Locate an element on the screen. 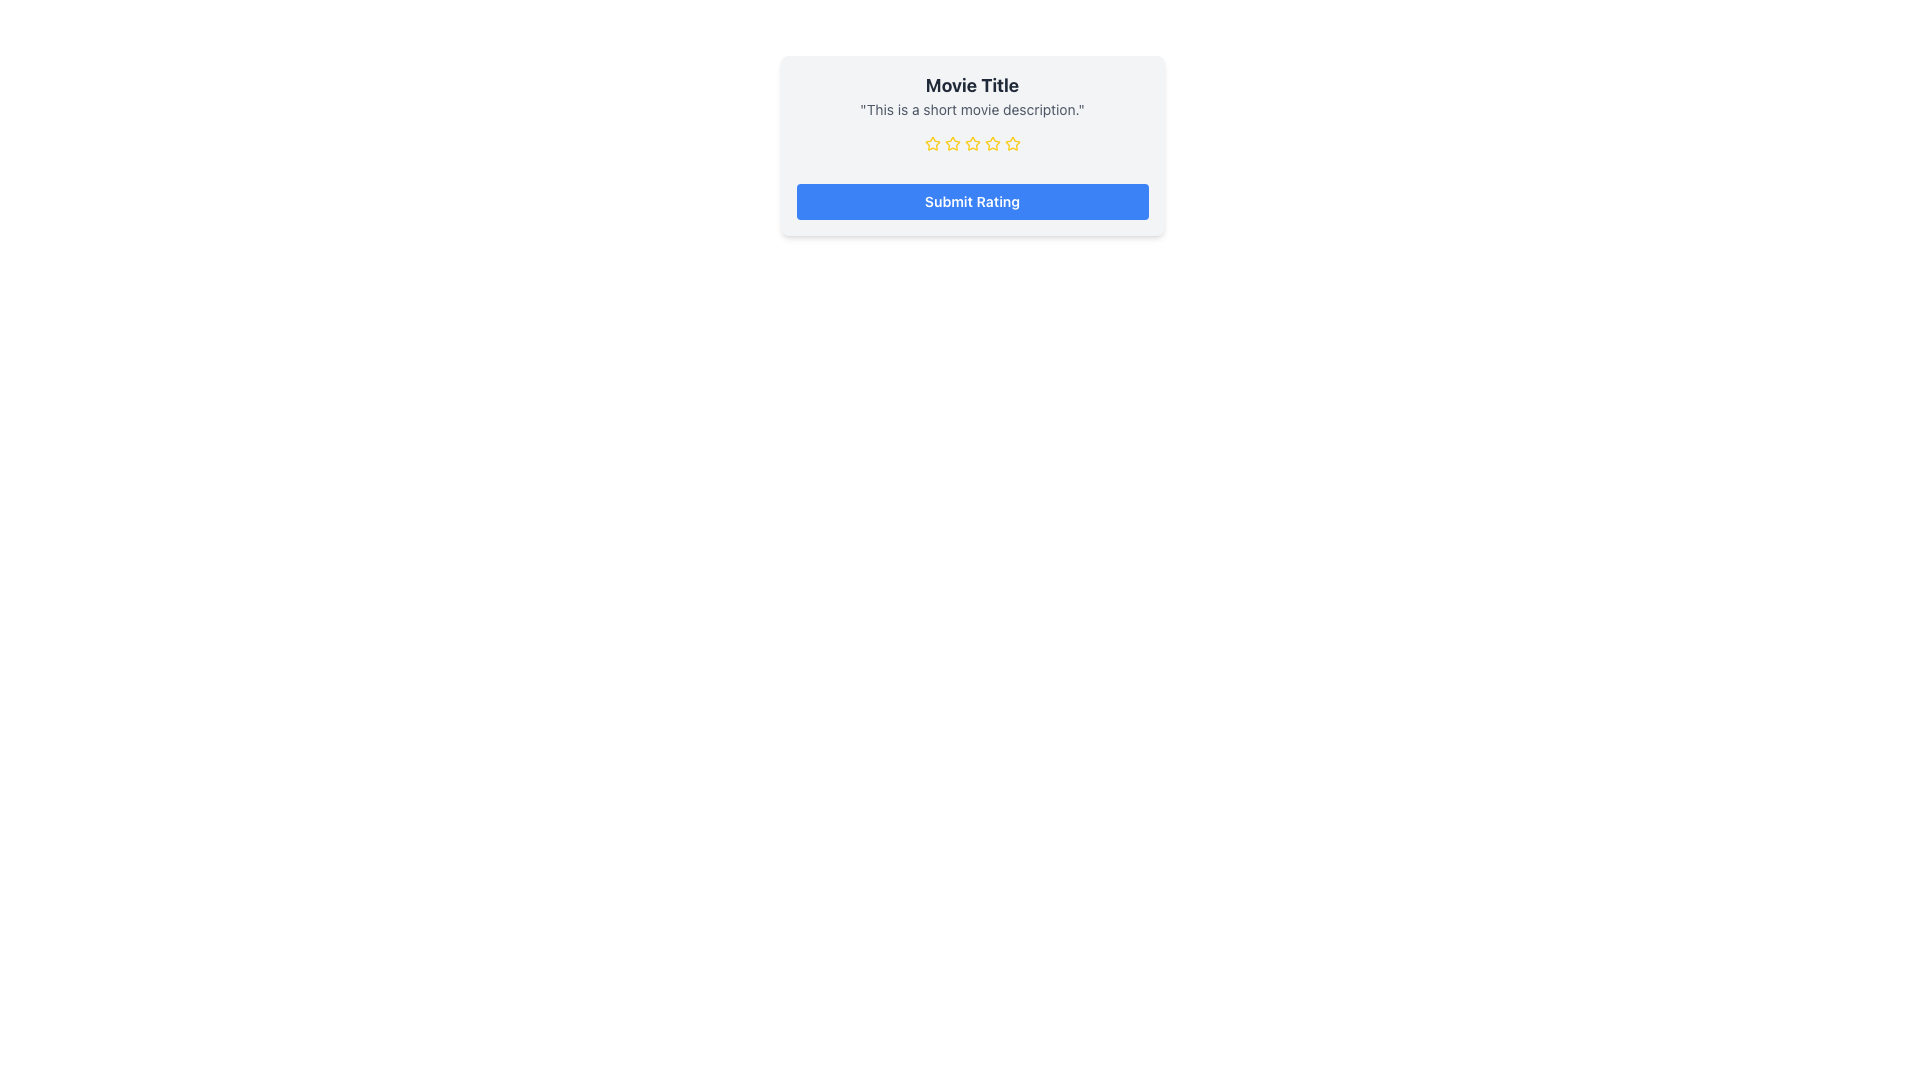  the fourth star icon from the left is located at coordinates (1012, 142).